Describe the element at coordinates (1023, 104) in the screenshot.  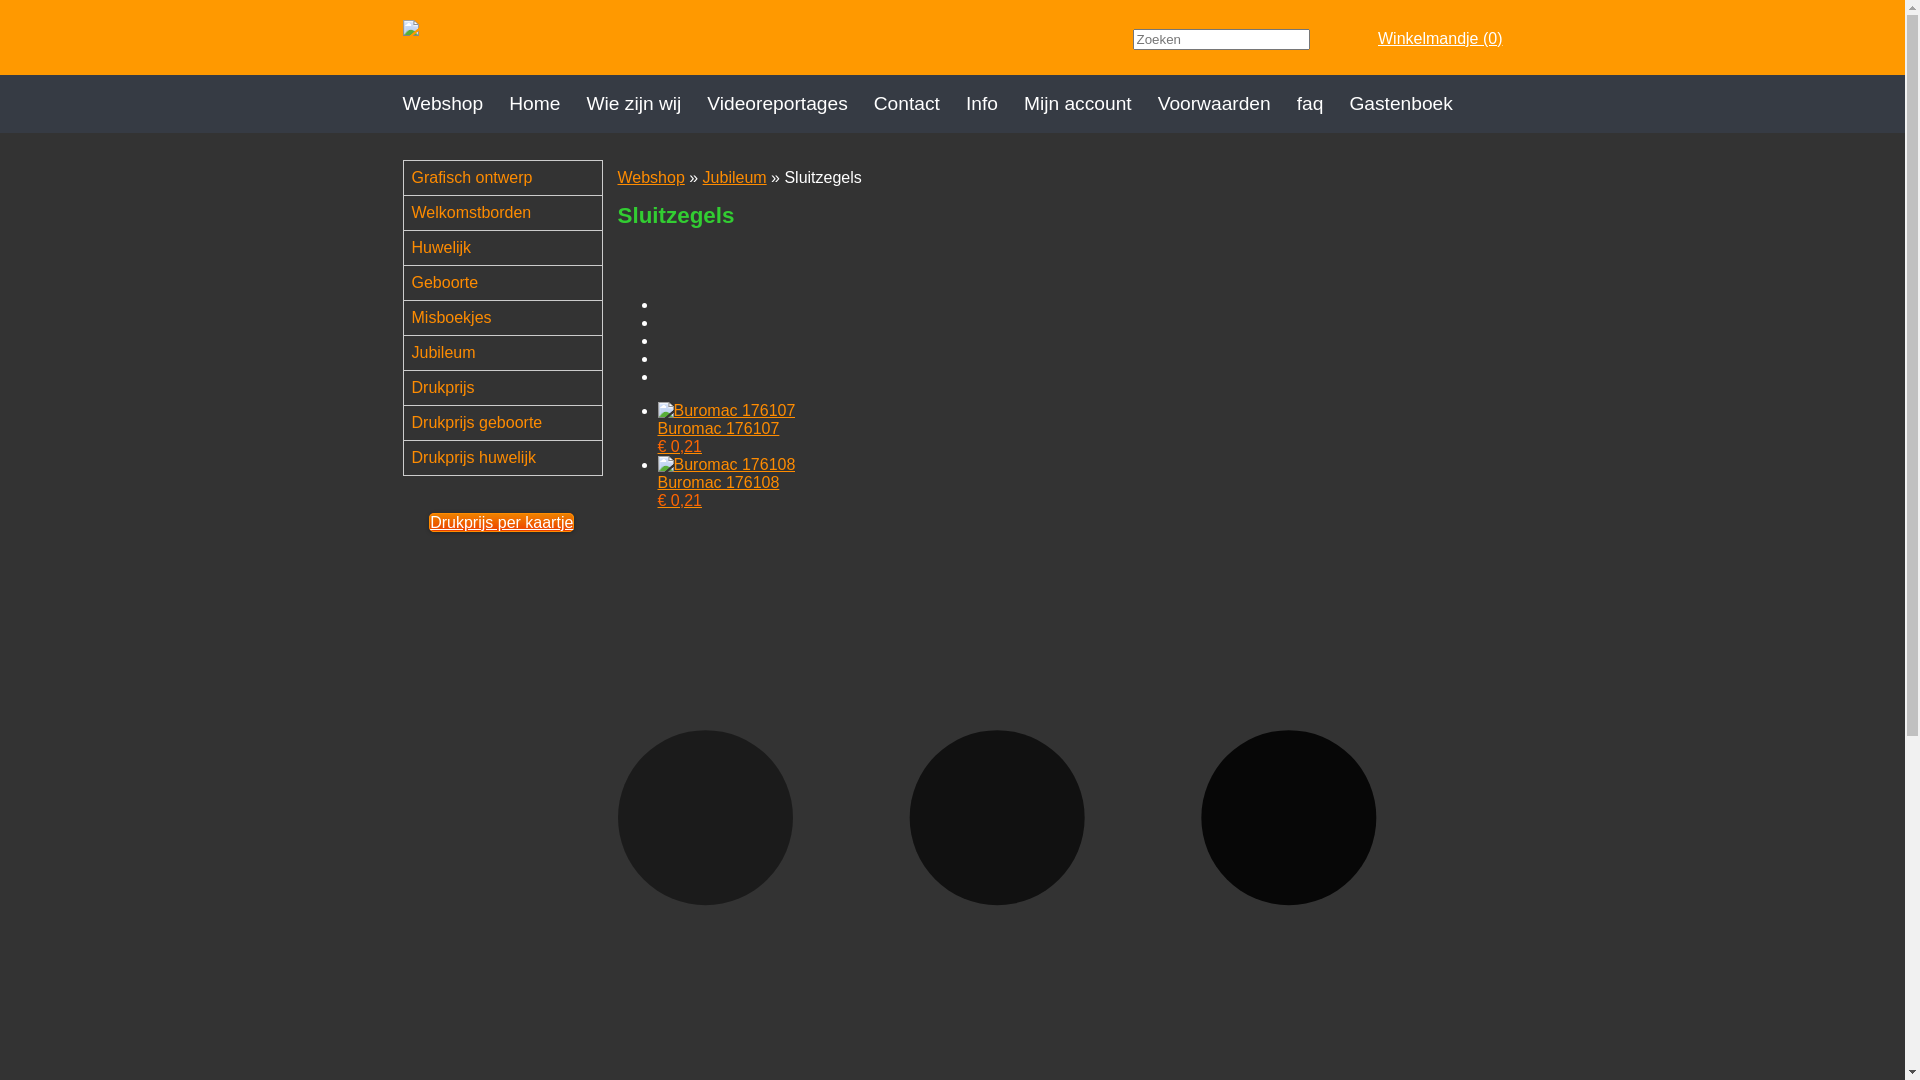
I see `'Mijn account'` at that location.